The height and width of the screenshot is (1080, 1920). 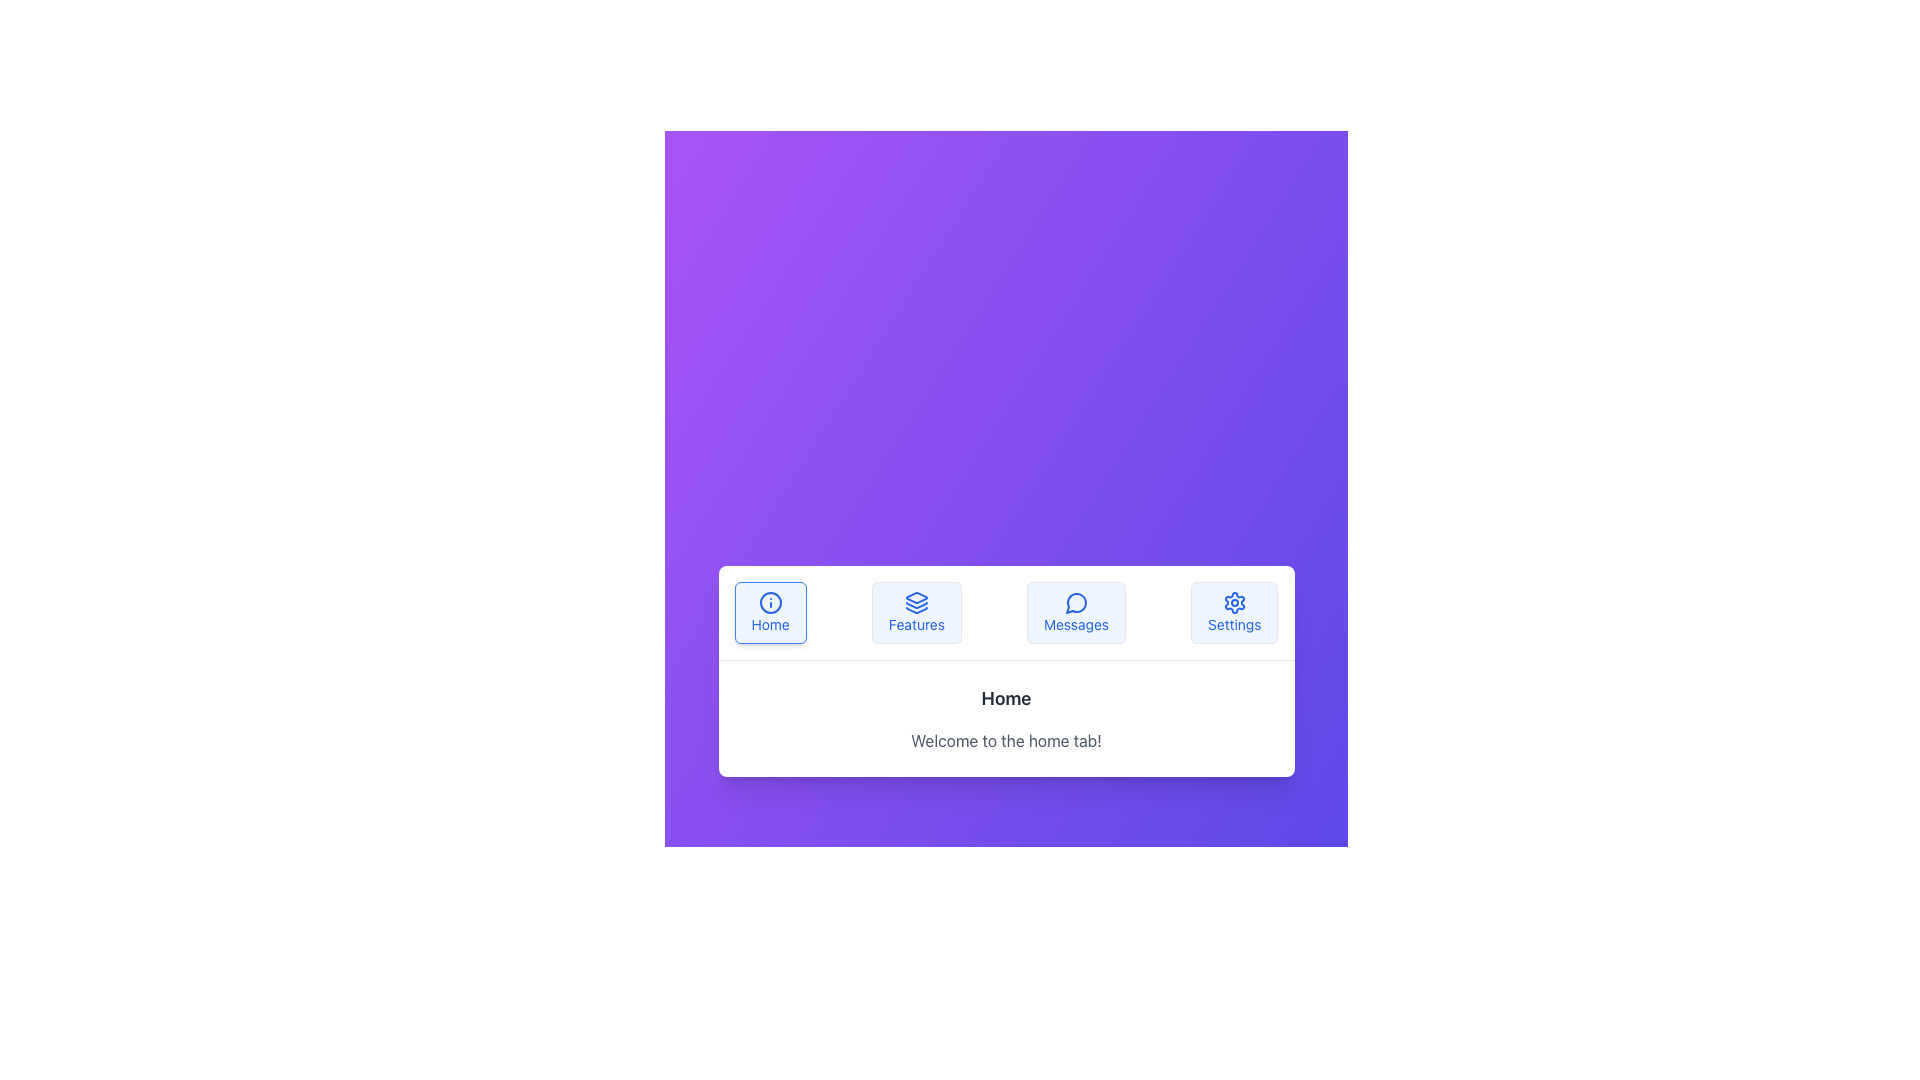 I want to click on the 'Features' button, which is the second button in a horizontal row of four buttons, styled with a light blue background and a stack icon above the label, so click(x=915, y=611).